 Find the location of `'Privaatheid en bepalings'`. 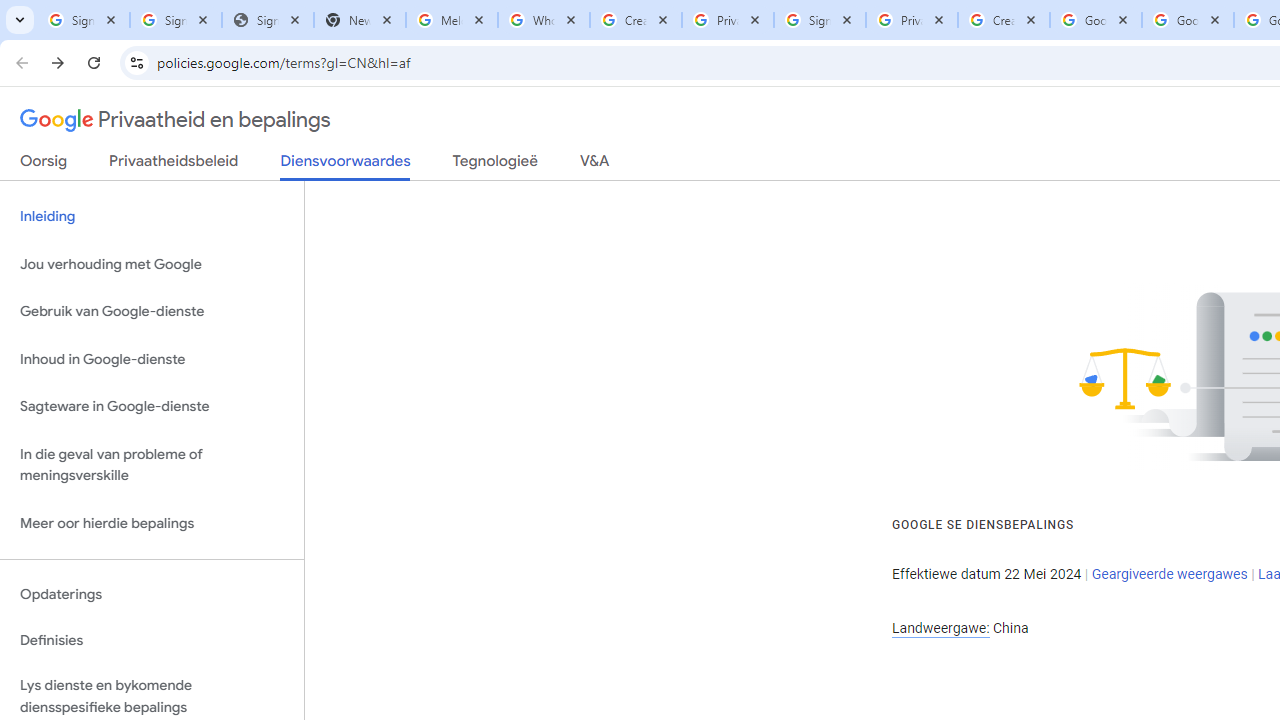

'Privaatheid en bepalings' is located at coordinates (176, 120).